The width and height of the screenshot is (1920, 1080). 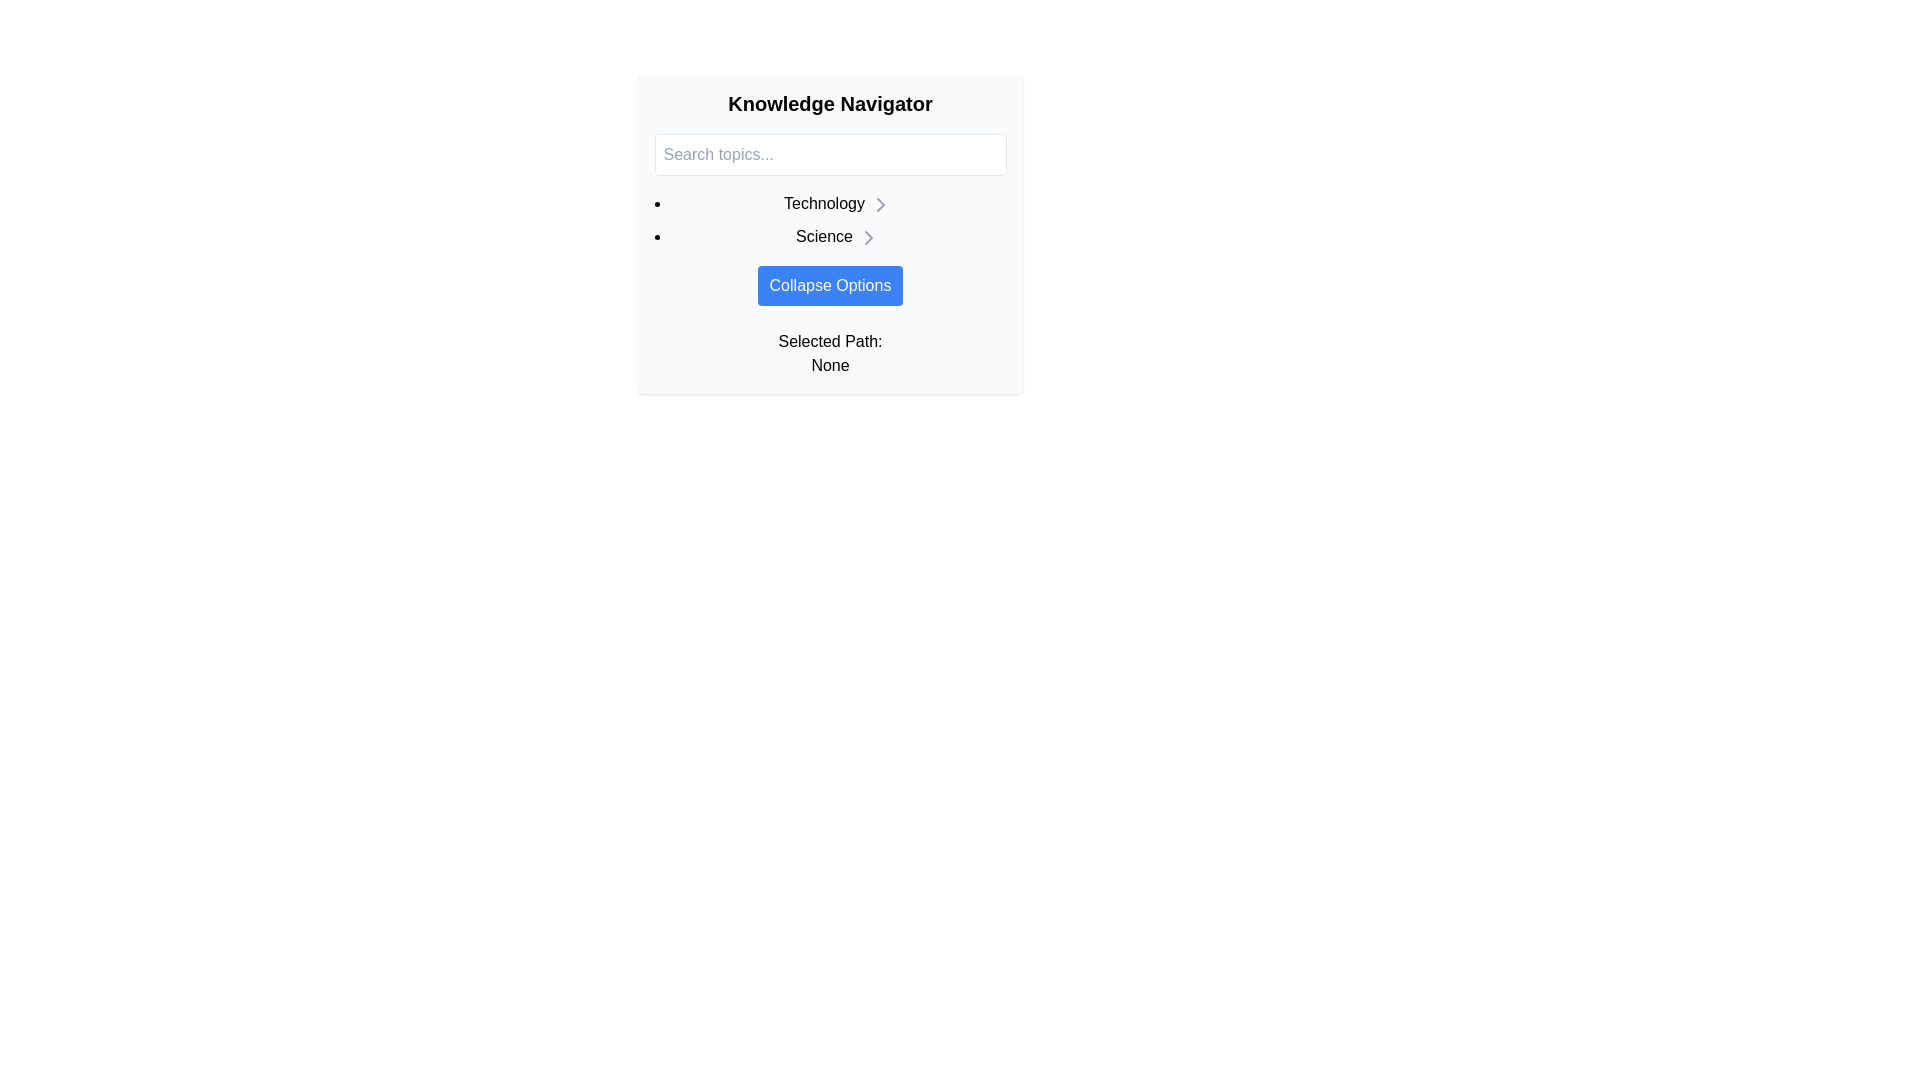 What do you see at coordinates (880, 204) in the screenshot?
I see `the SVG chevron icon, which is a triangular arrow pointing to the right, located immediately to the right of the 'Science' label in the vertical list` at bounding box center [880, 204].